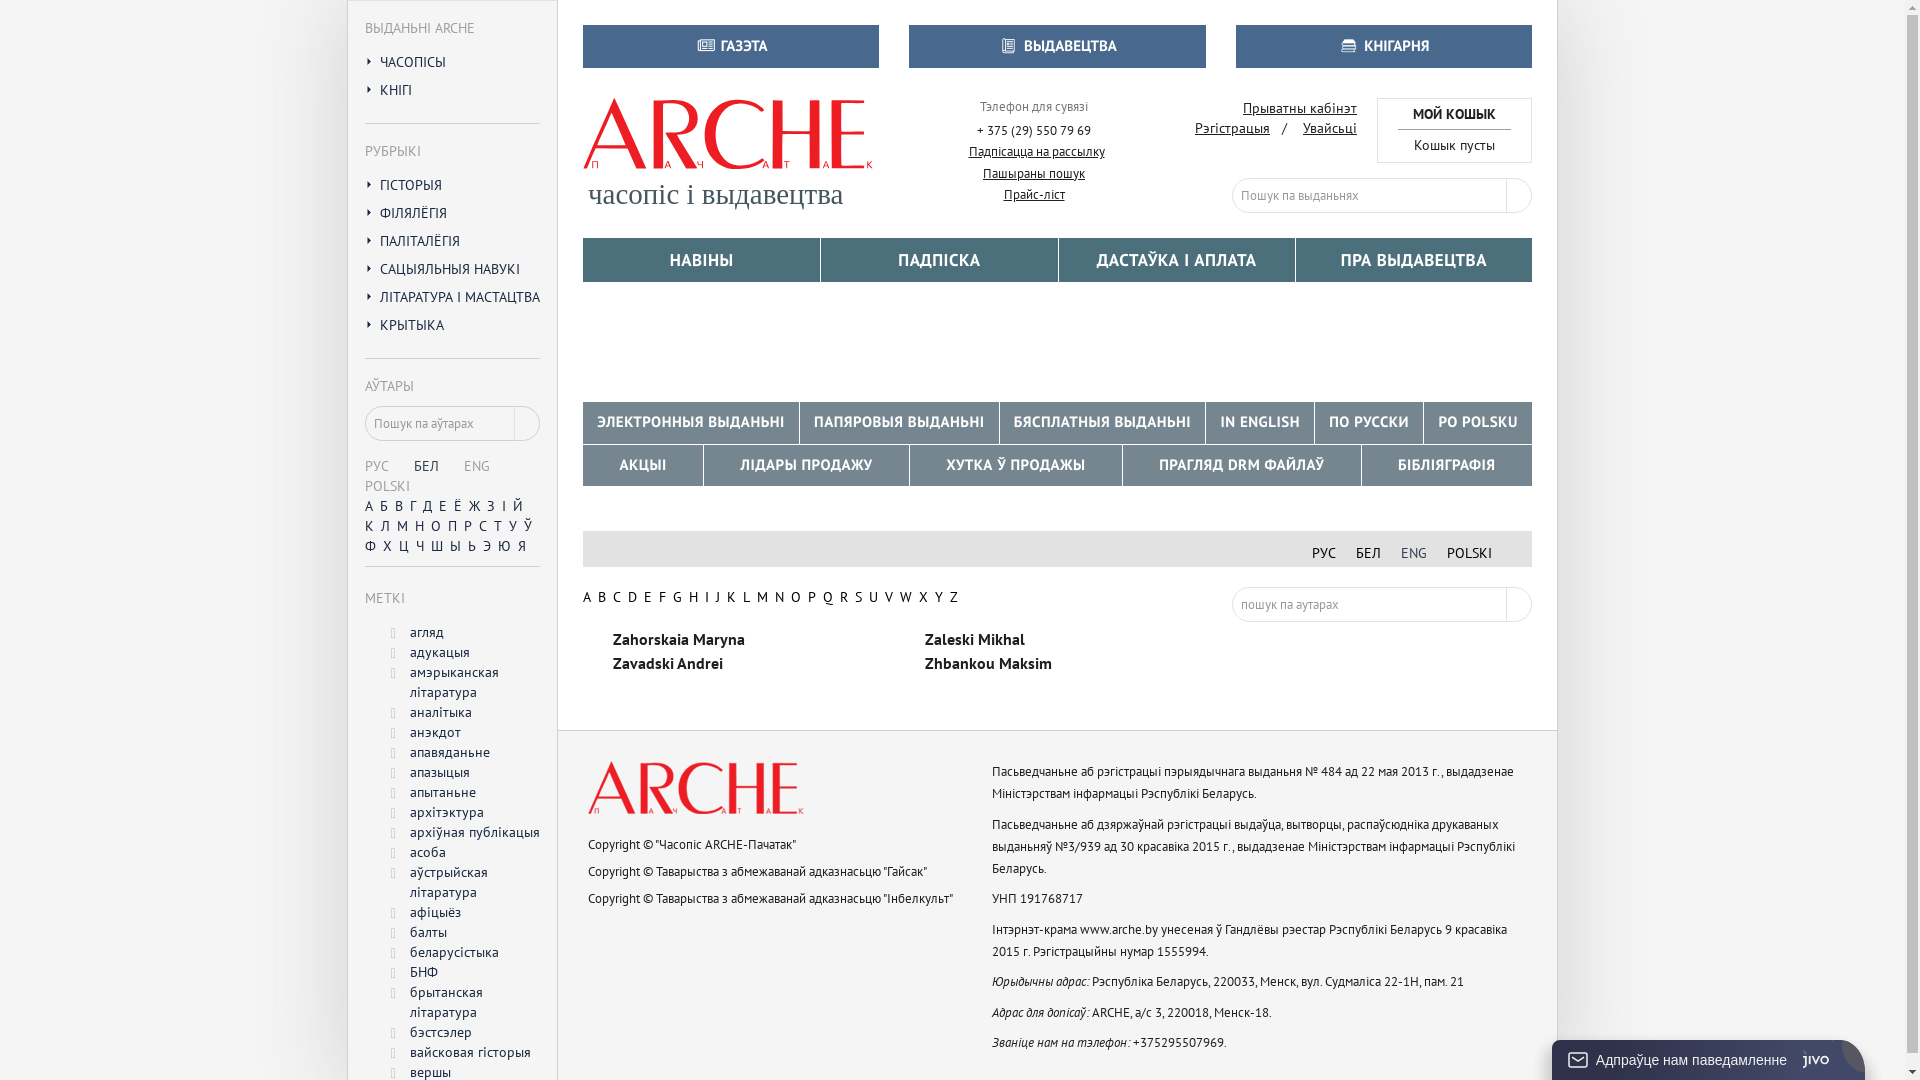 Image resolution: width=1920 pixels, height=1080 pixels. What do you see at coordinates (678, 639) in the screenshot?
I see `'Zahorskaia Maryna'` at bounding box center [678, 639].